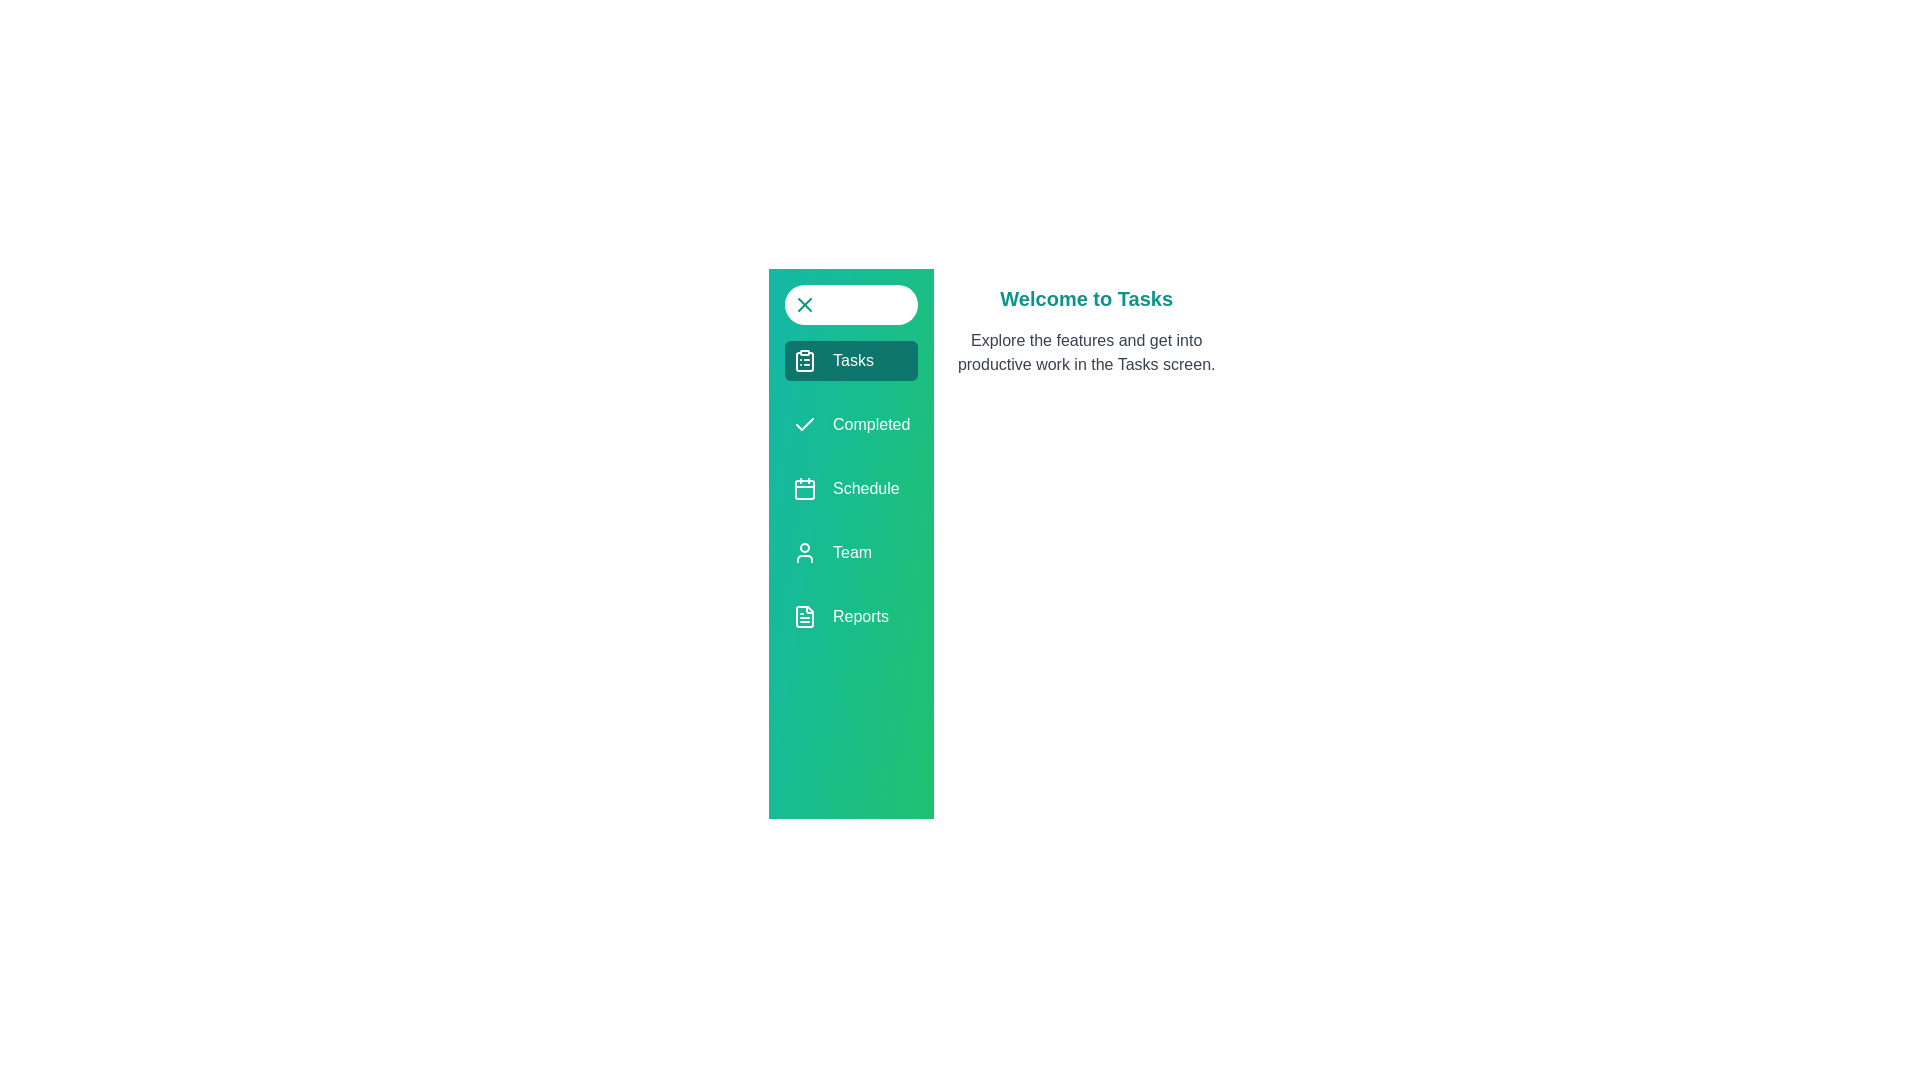 The width and height of the screenshot is (1920, 1080). Describe the element at coordinates (850, 552) in the screenshot. I see `the menu item Team from the available options` at that location.